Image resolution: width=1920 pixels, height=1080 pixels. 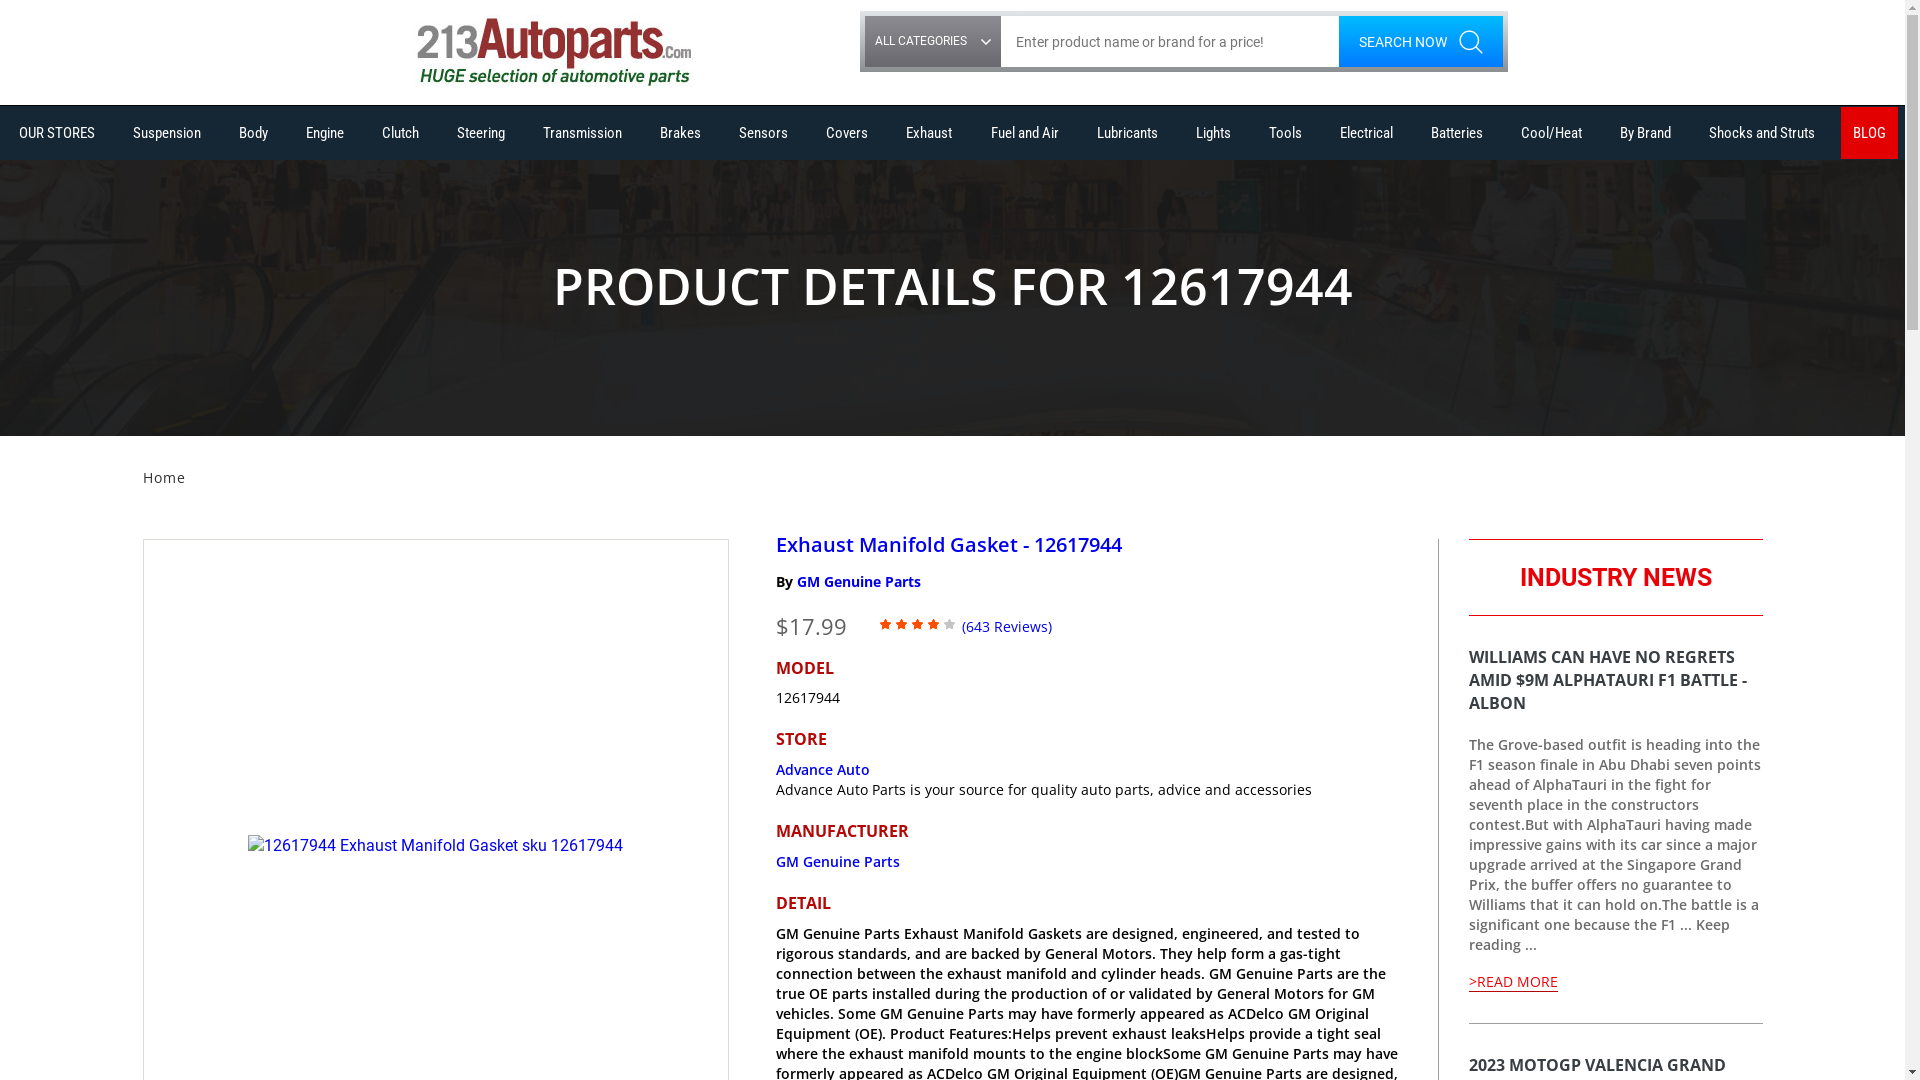 What do you see at coordinates (1761, 132) in the screenshot?
I see `'Shocks and Struts'` at bounding box center [1761, 132].